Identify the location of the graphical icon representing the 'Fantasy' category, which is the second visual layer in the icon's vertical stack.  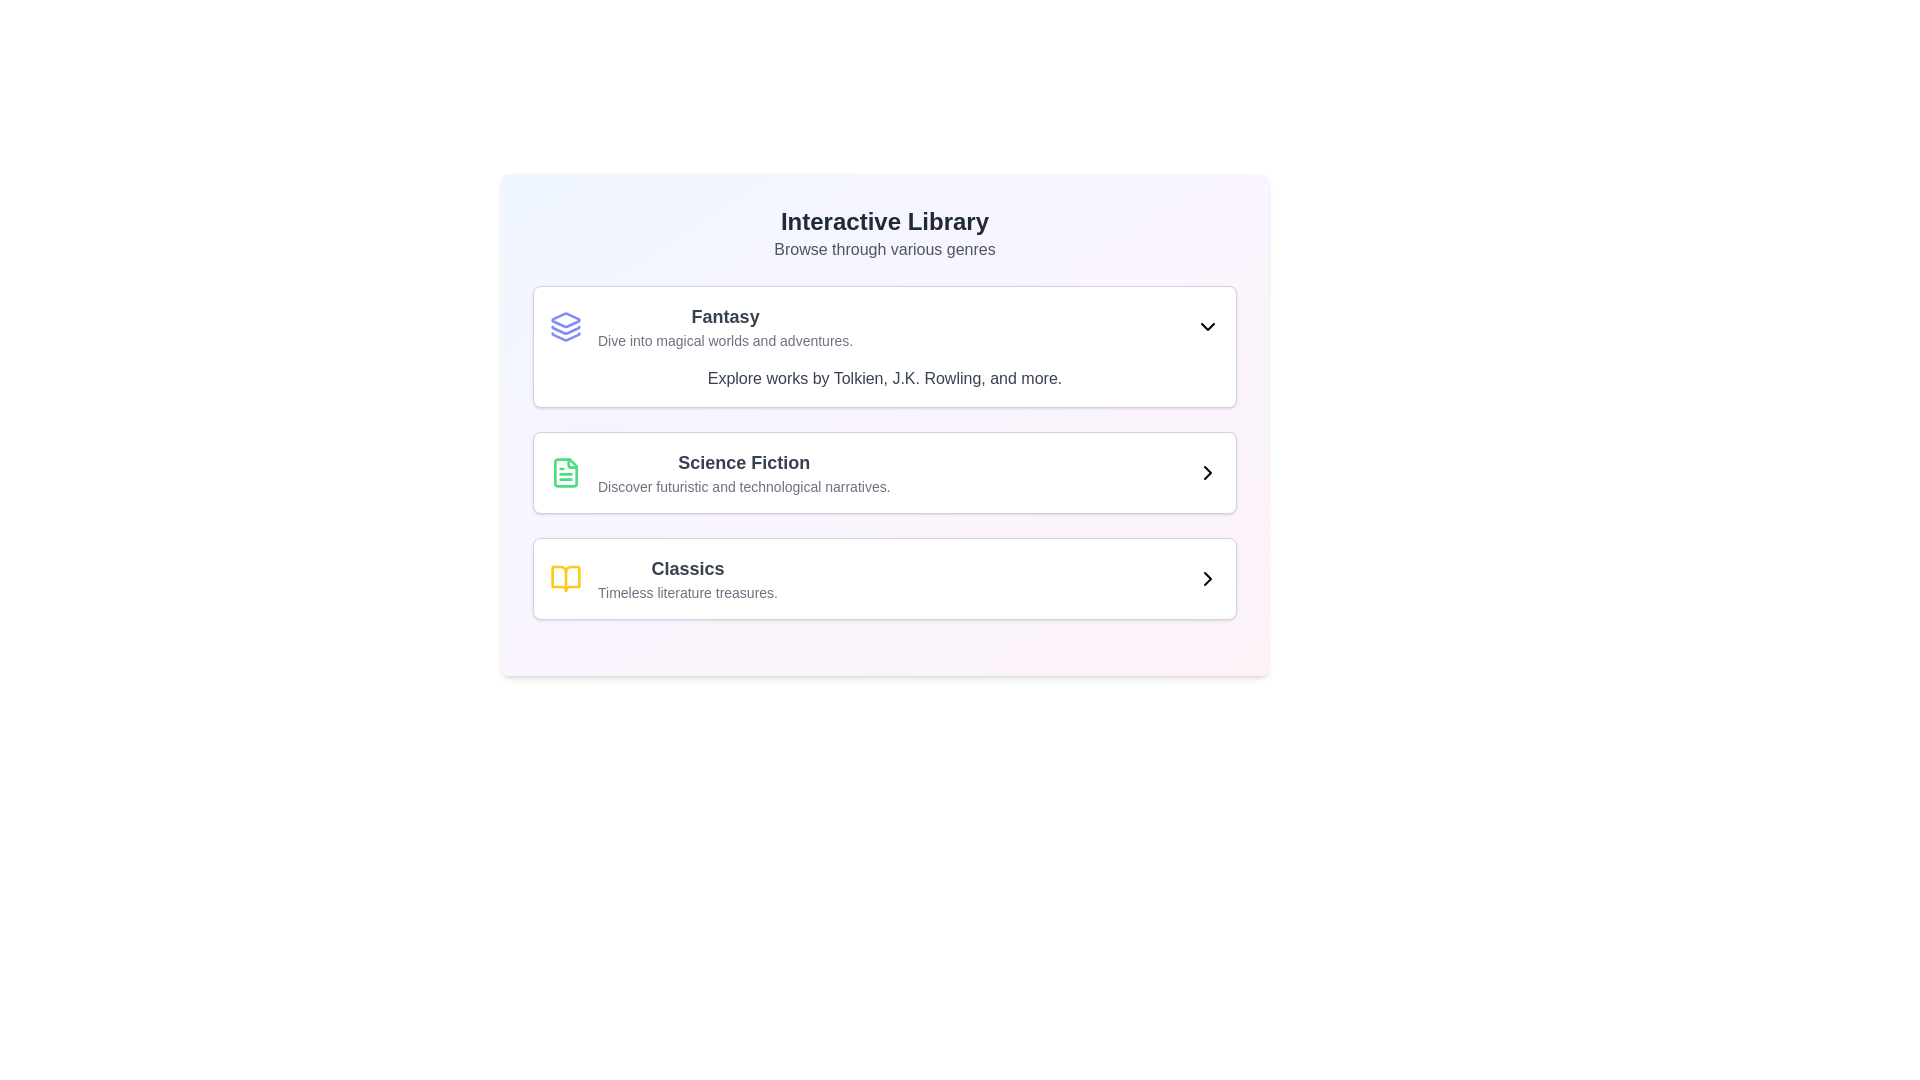
(565, 329).